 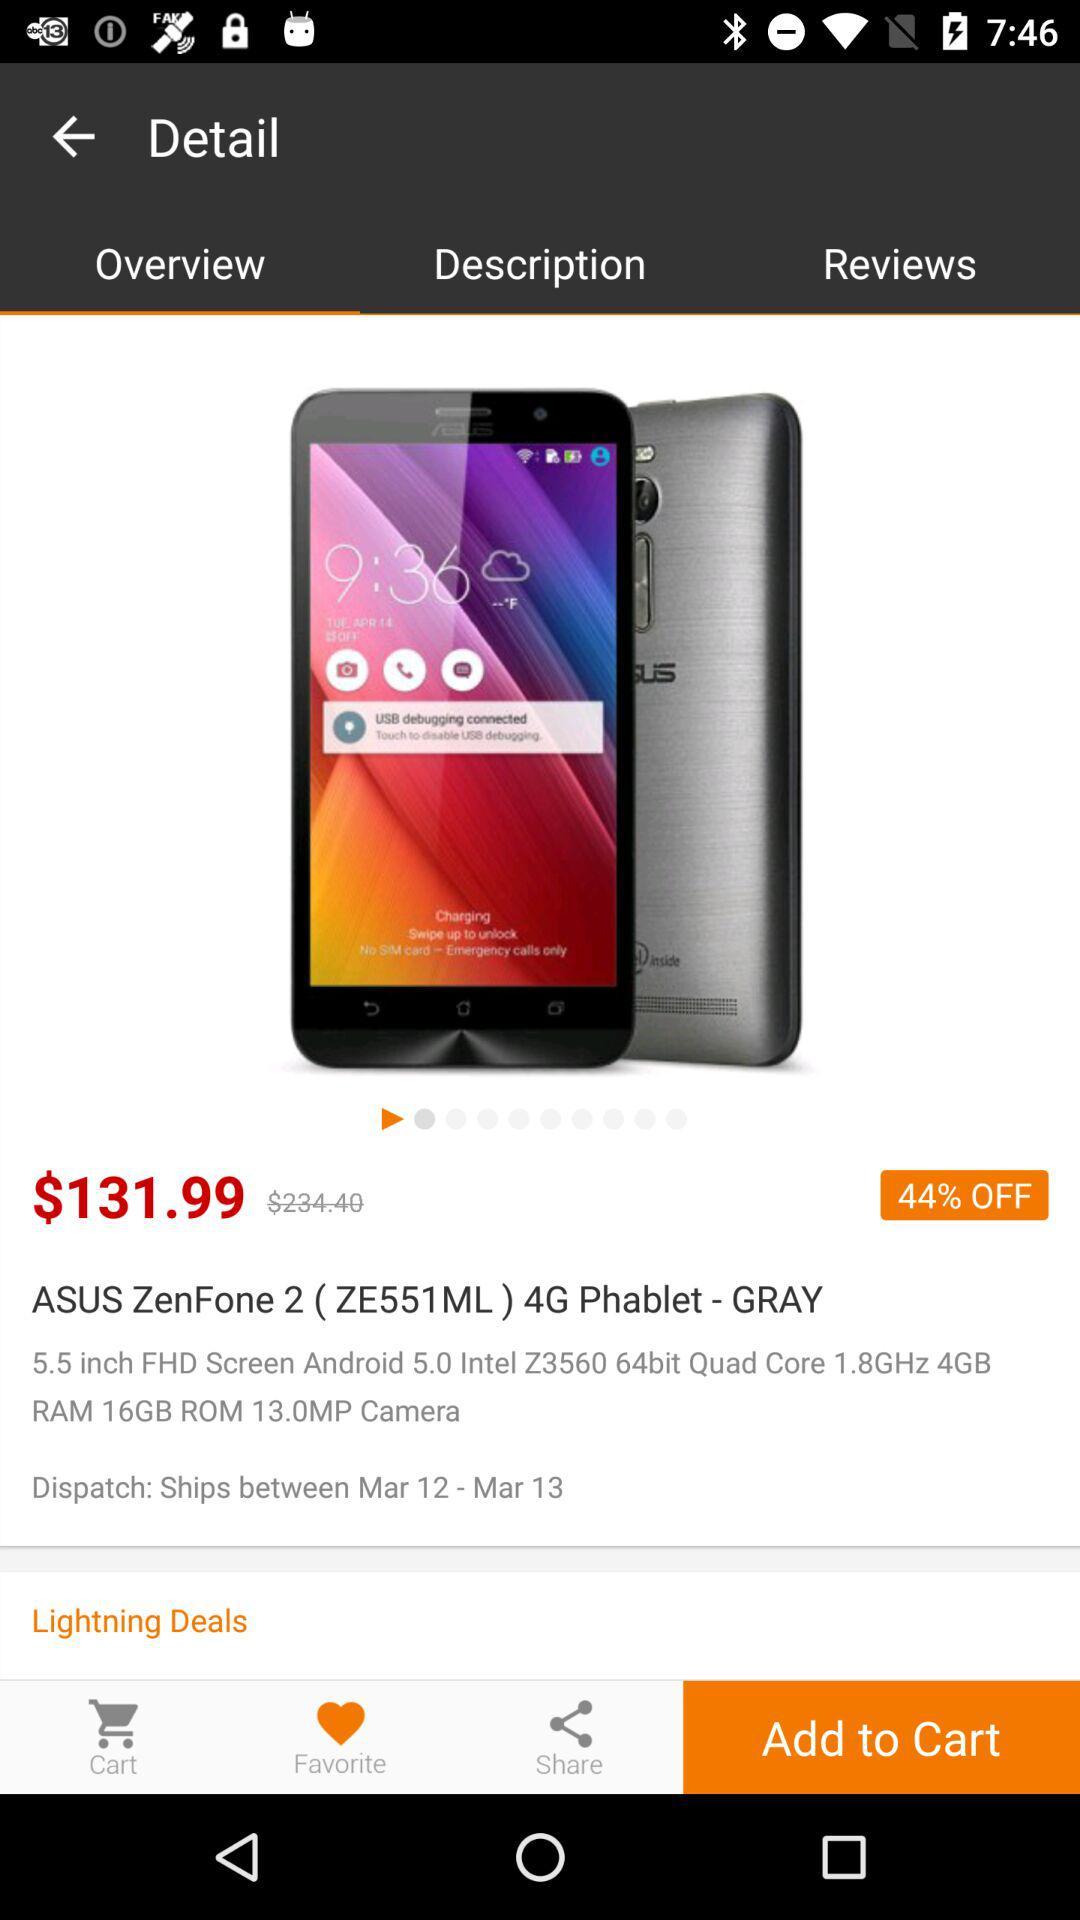 I want to click on share this product, so click(x=569, y=1736).